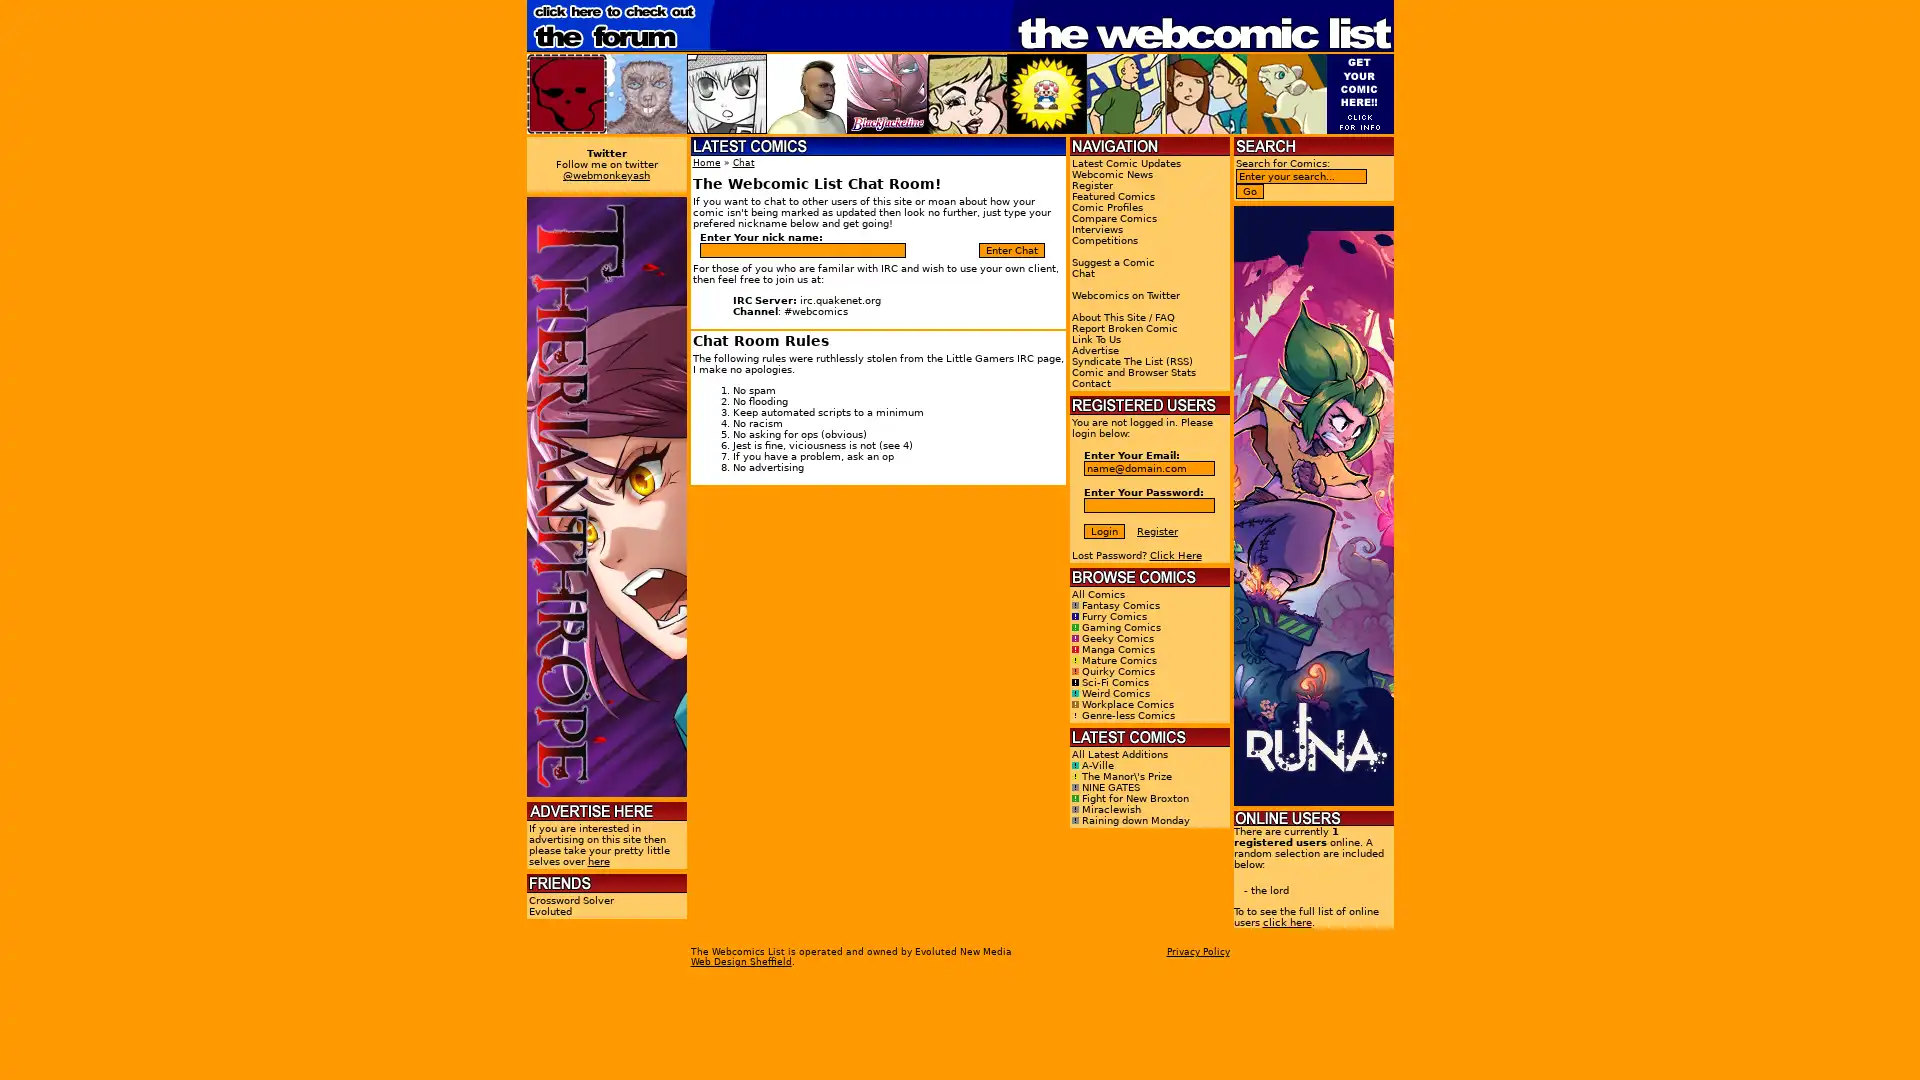  I want to click on Login, so click(1103, 530).